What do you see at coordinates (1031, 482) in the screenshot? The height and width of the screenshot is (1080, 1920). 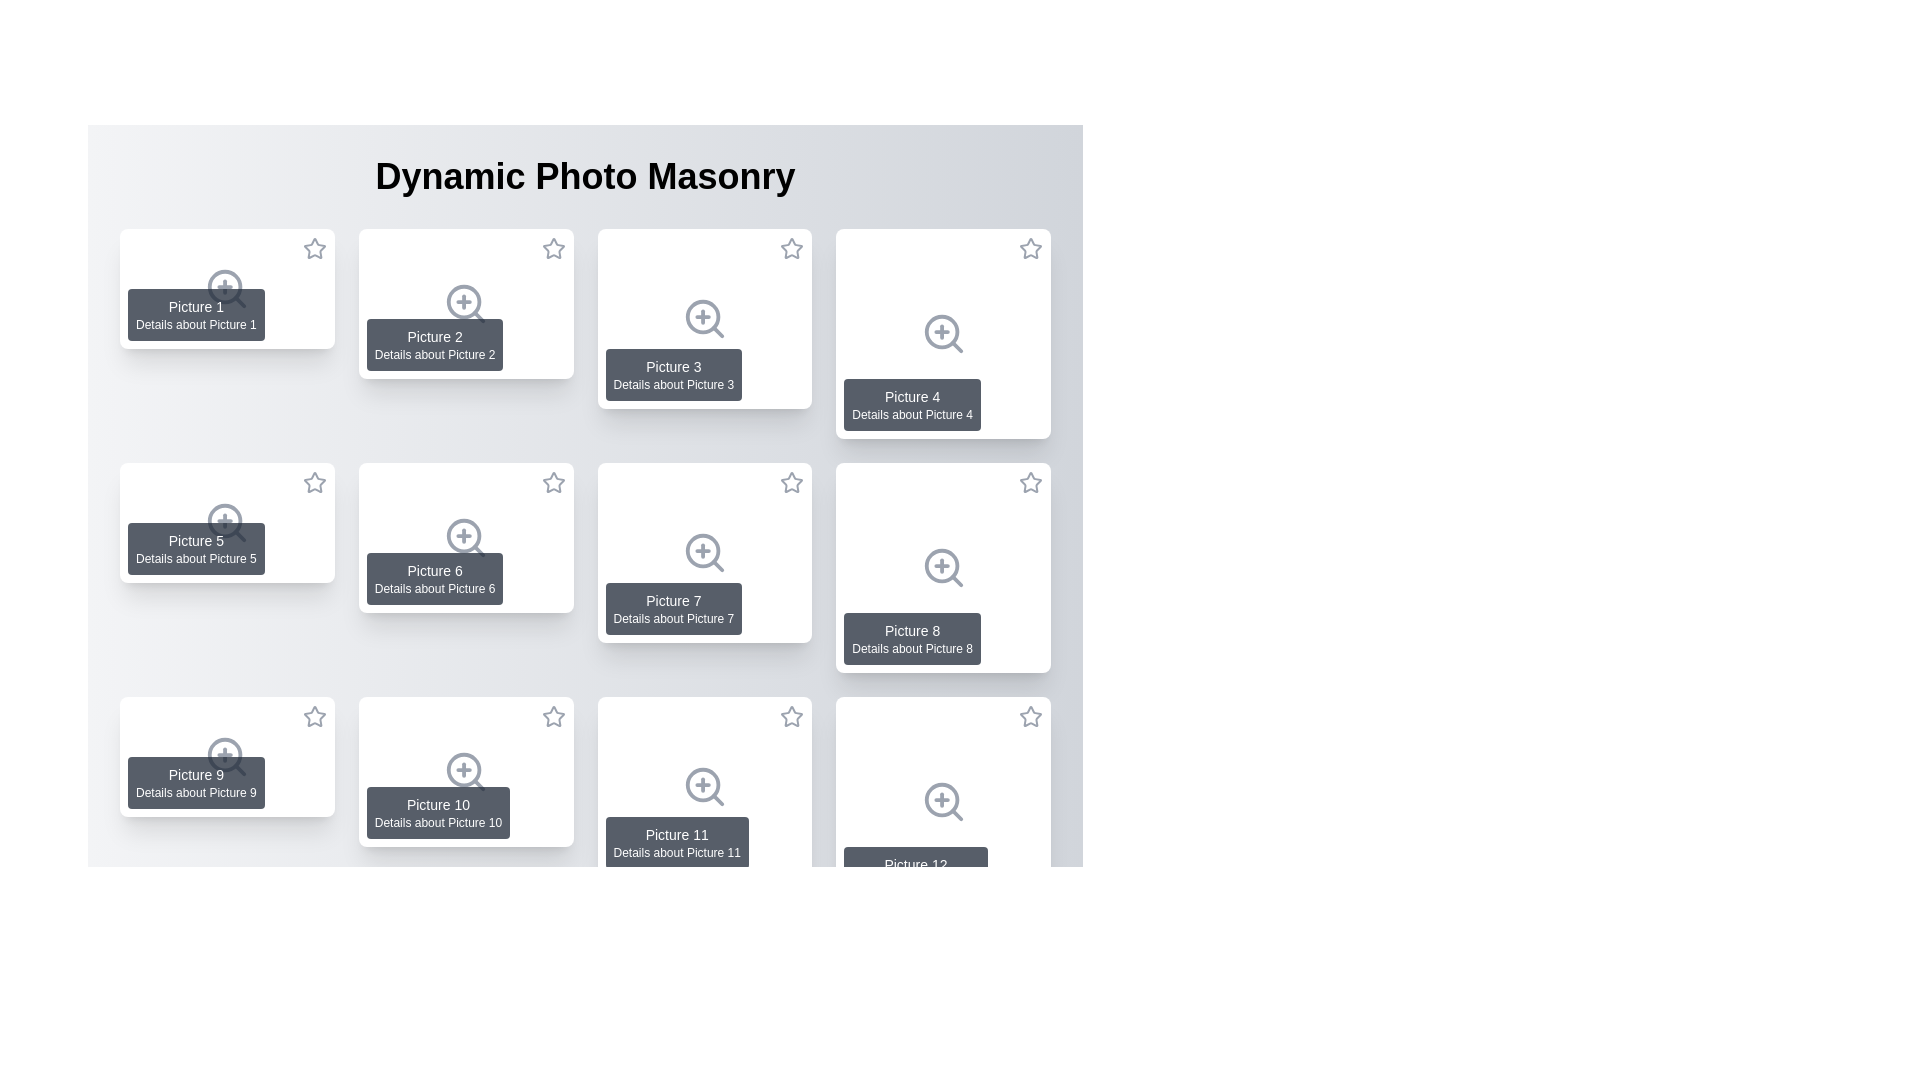 I see `the gray star icon located in the top-right corner of the eighth grid item in the 'Dynamic Photo Masonry' layout` at bounding box center [1031, 482].